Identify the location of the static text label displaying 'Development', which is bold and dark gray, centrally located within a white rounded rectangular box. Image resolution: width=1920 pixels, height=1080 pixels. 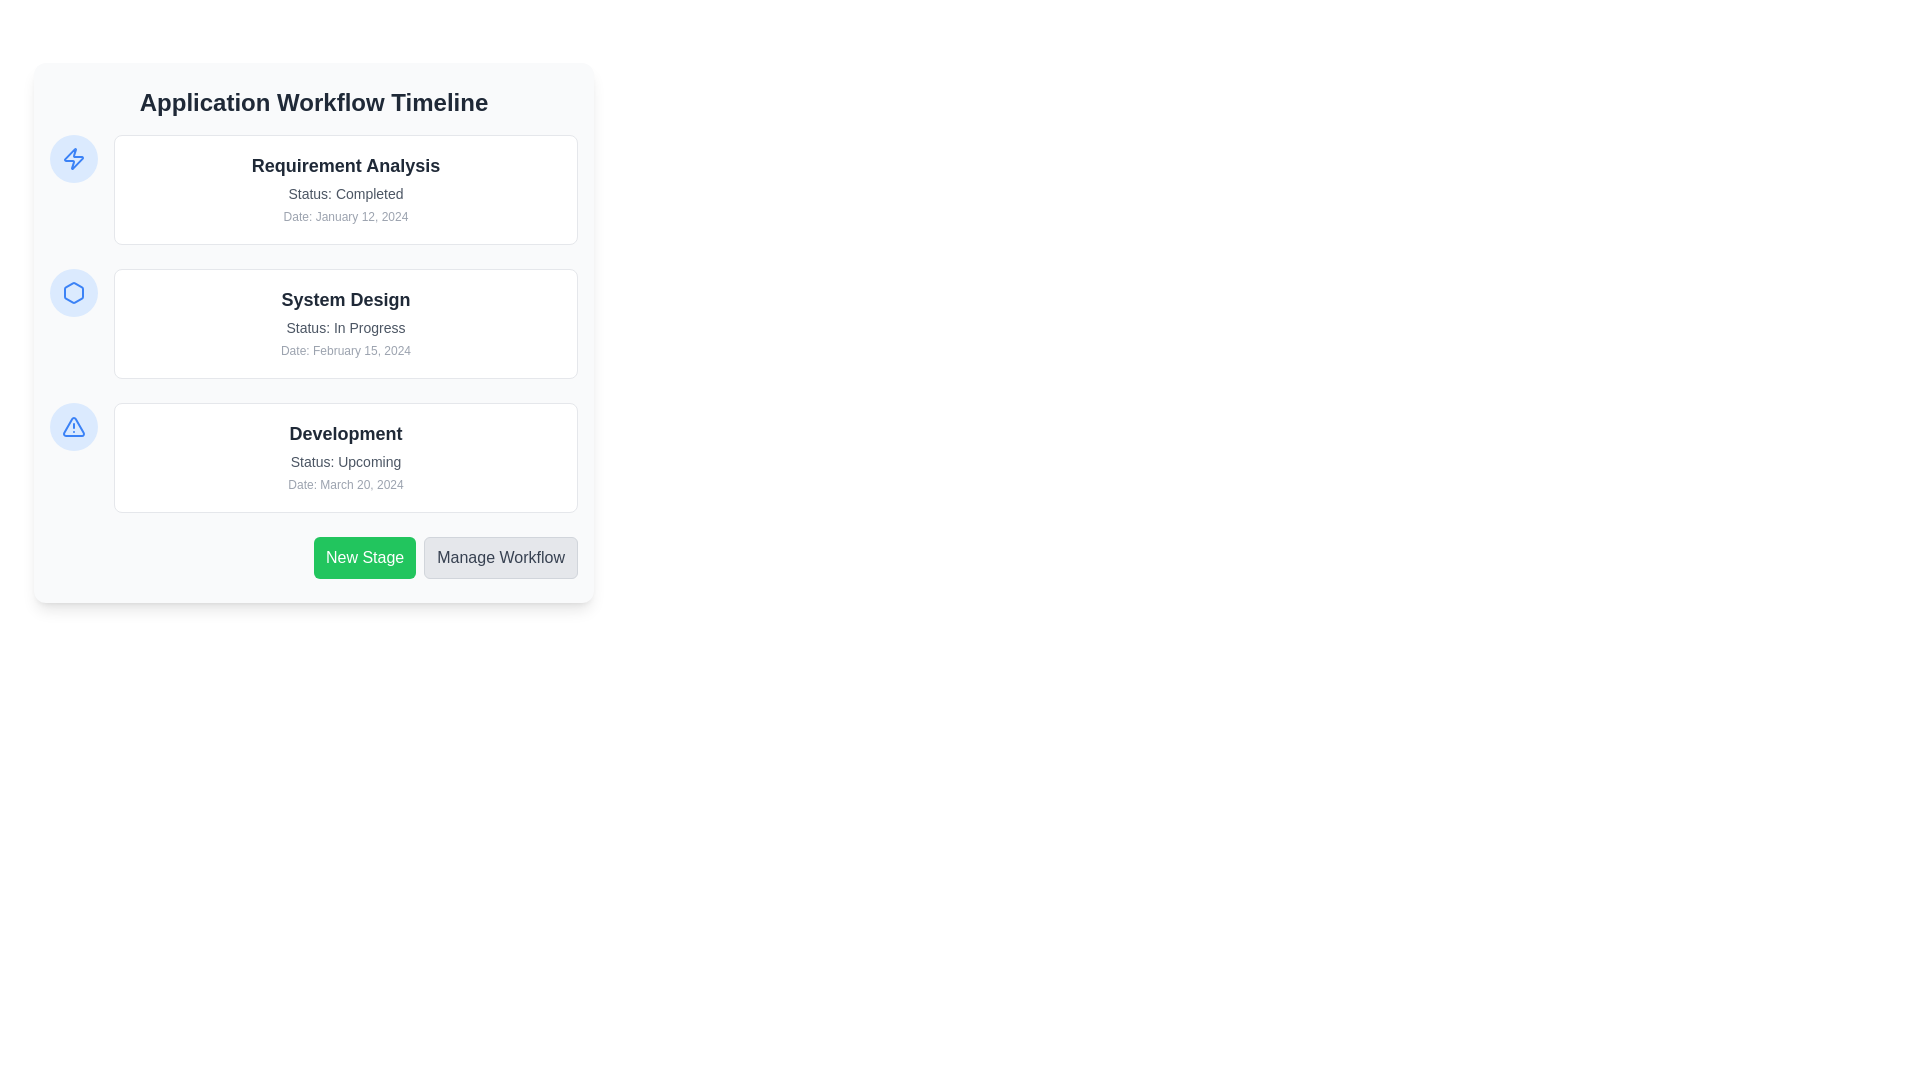
(345, 433).